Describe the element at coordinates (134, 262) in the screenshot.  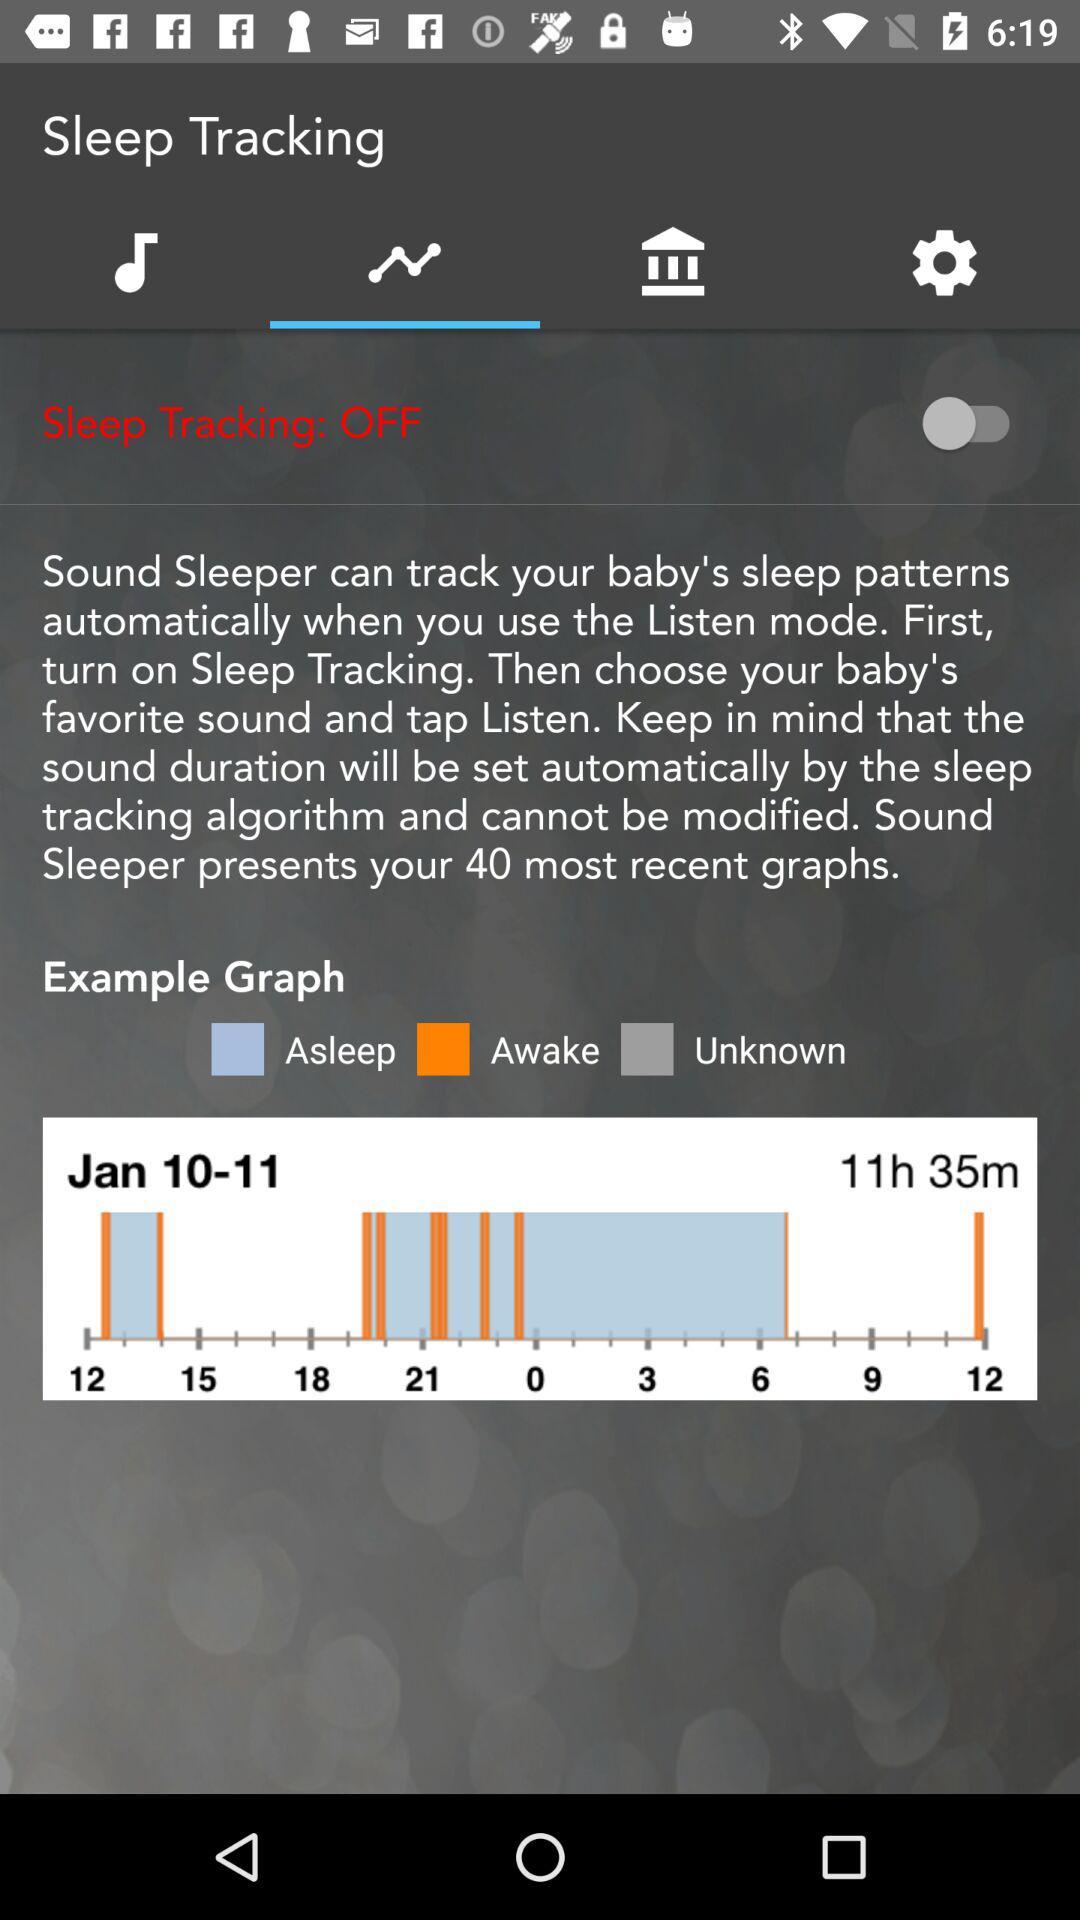
I see `the music symbol` at that location.